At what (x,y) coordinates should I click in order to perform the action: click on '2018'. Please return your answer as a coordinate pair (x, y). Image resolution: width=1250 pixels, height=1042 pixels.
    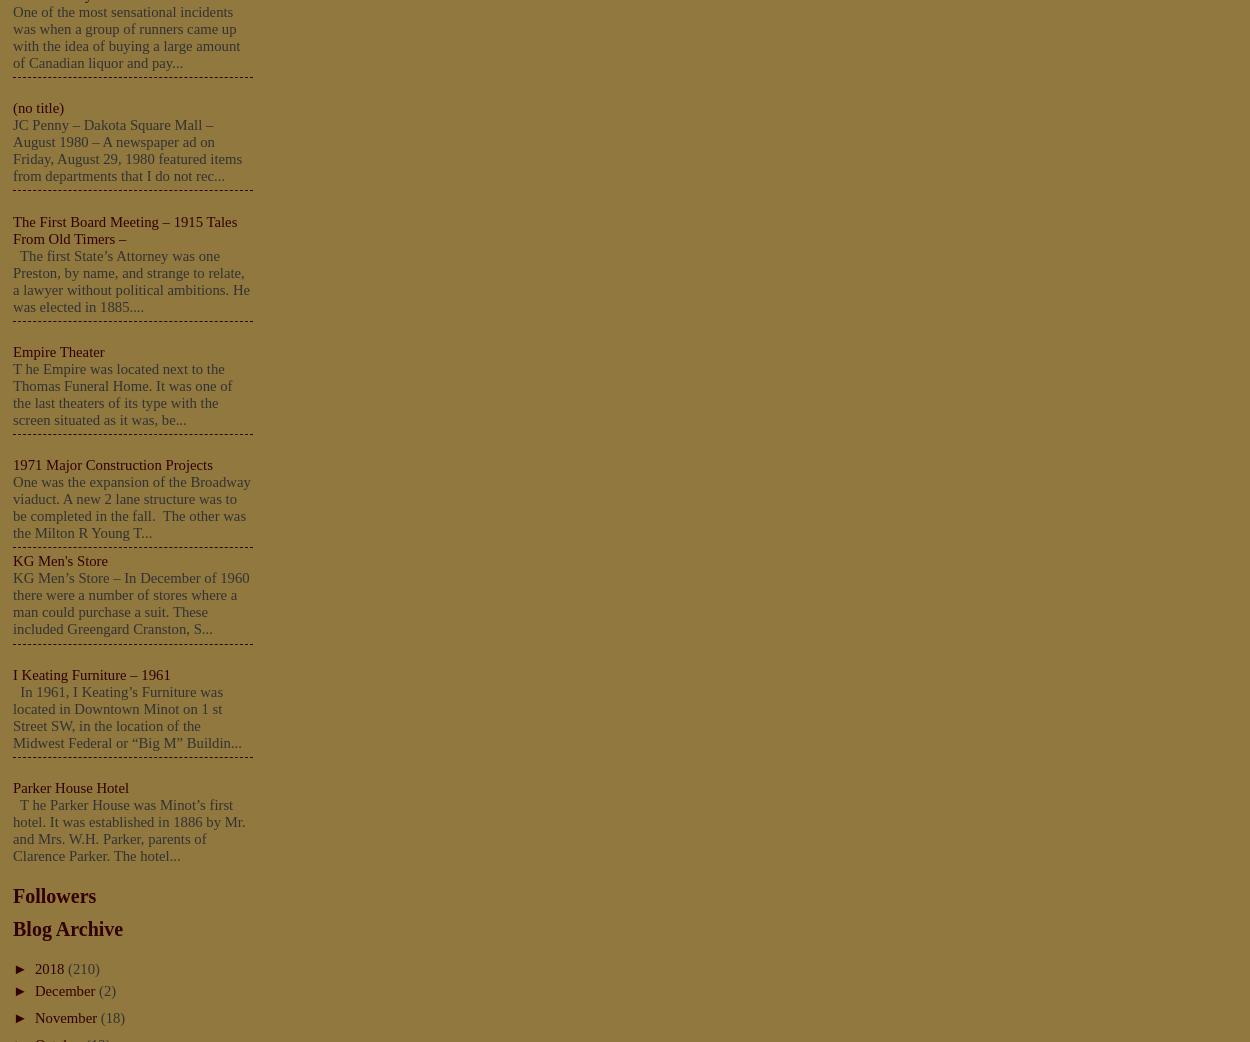
    Looking at the image, I should click on (51, 968).